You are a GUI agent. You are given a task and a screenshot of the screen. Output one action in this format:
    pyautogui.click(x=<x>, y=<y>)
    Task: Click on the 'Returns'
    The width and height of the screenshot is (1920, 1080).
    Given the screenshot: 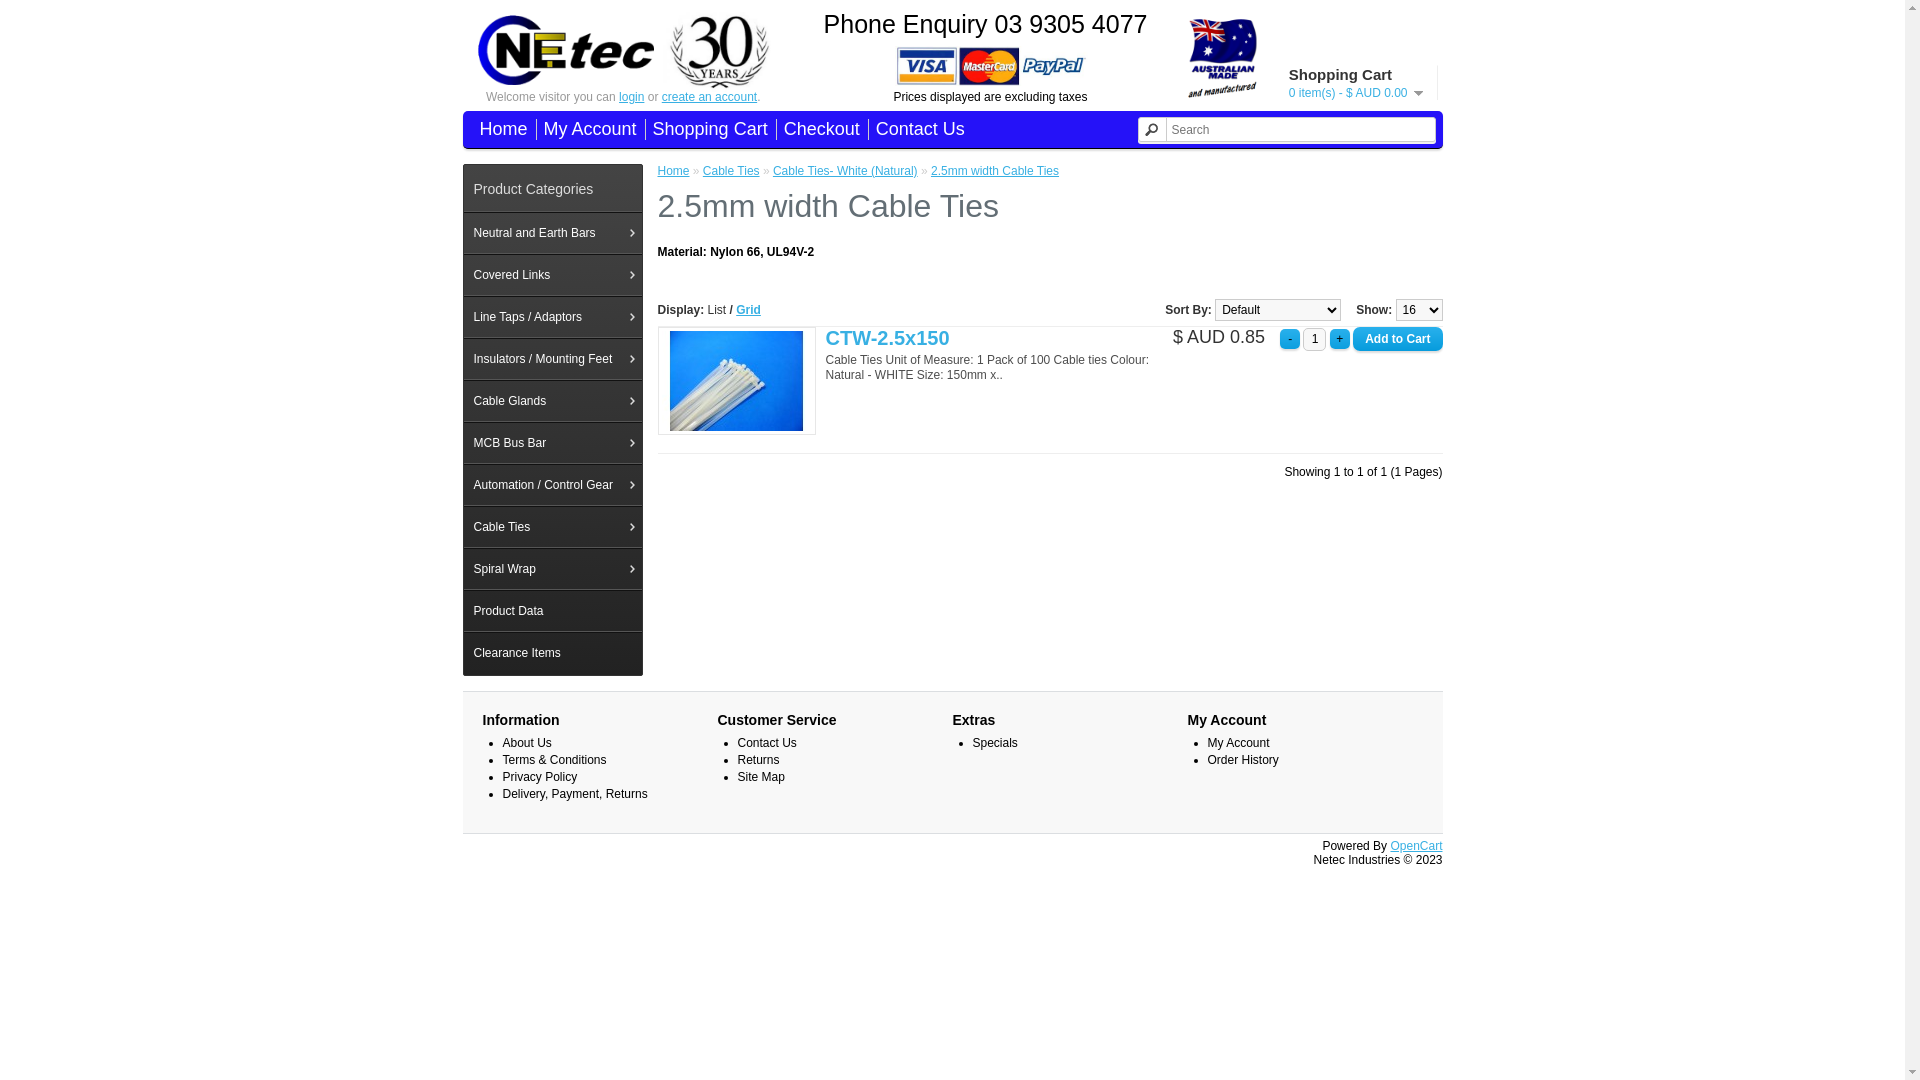 What is the action you would take?
    pyautogui.click(x=757, y=759)
    